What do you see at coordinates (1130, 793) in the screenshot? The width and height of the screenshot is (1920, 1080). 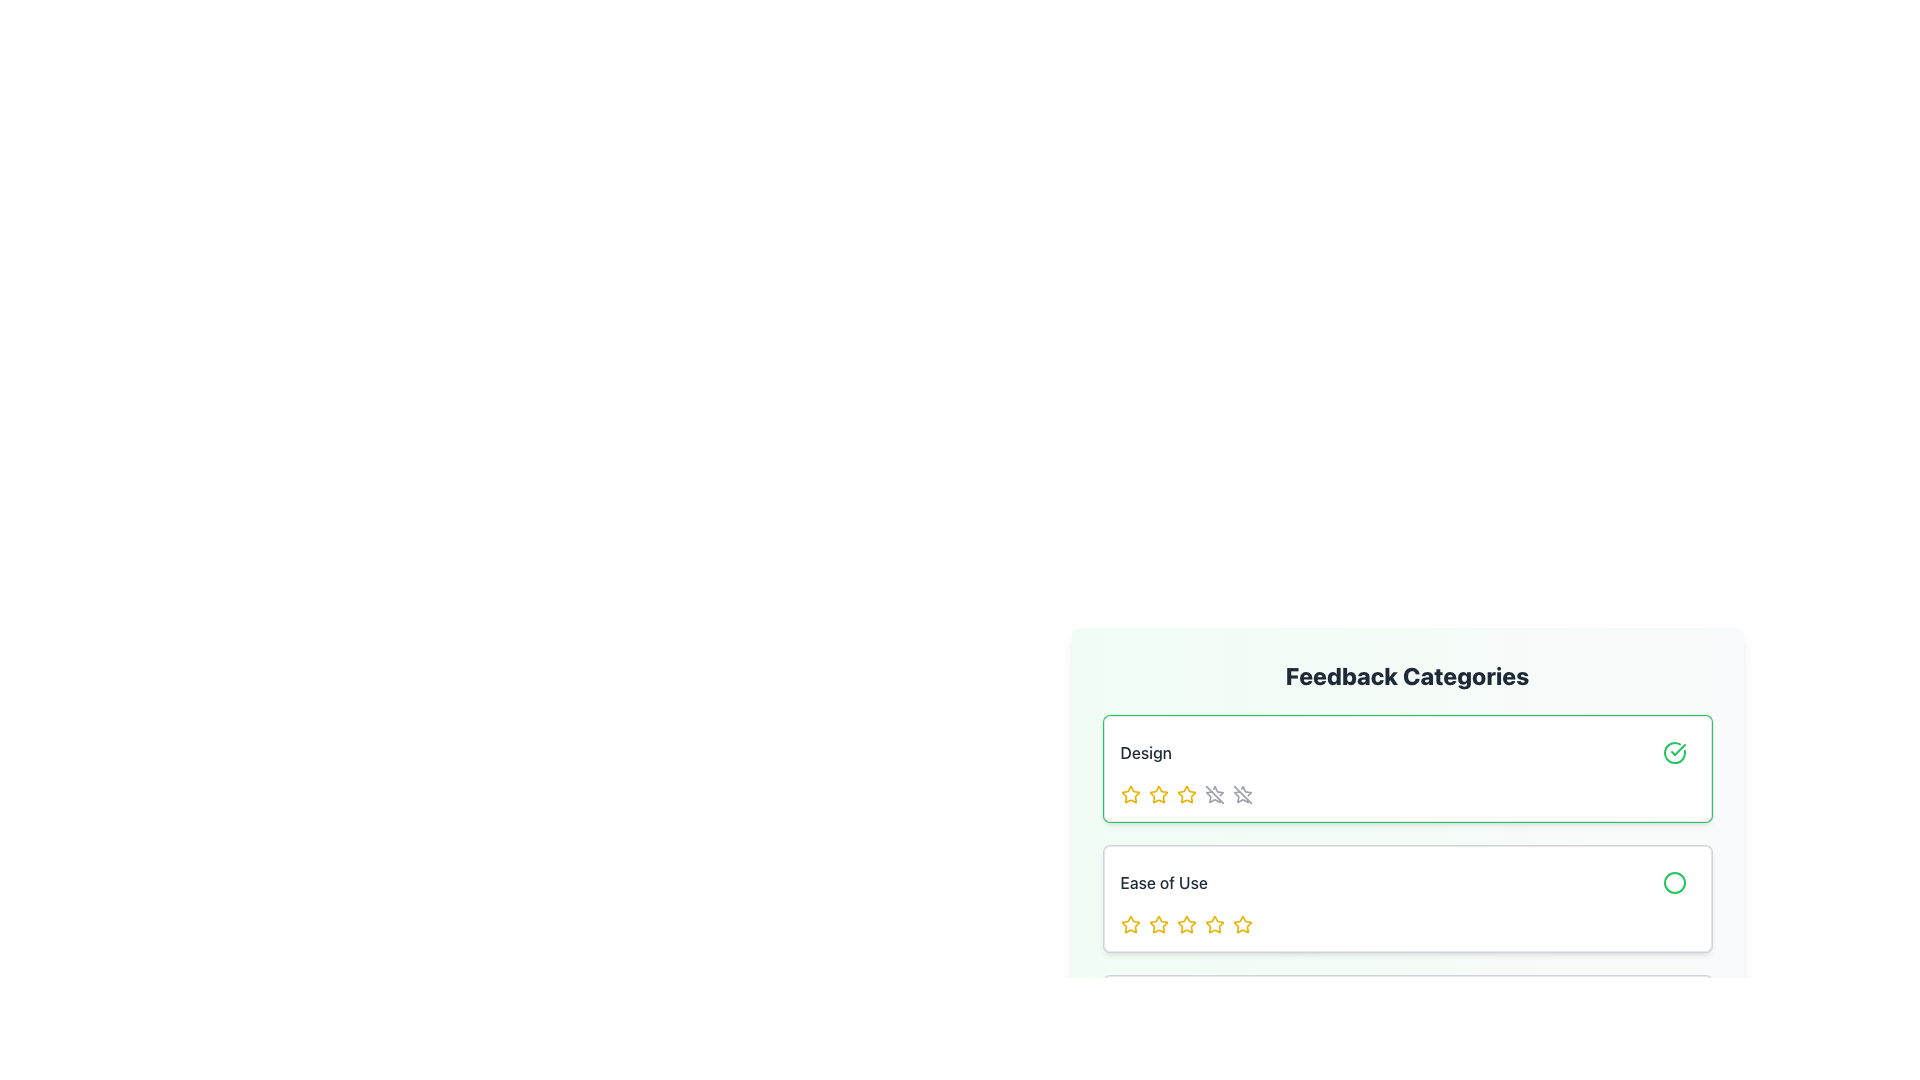 I see `the yellow star-shaped rating icon associated with the 'Design' feedback category` at bounding box center [1130, 793].